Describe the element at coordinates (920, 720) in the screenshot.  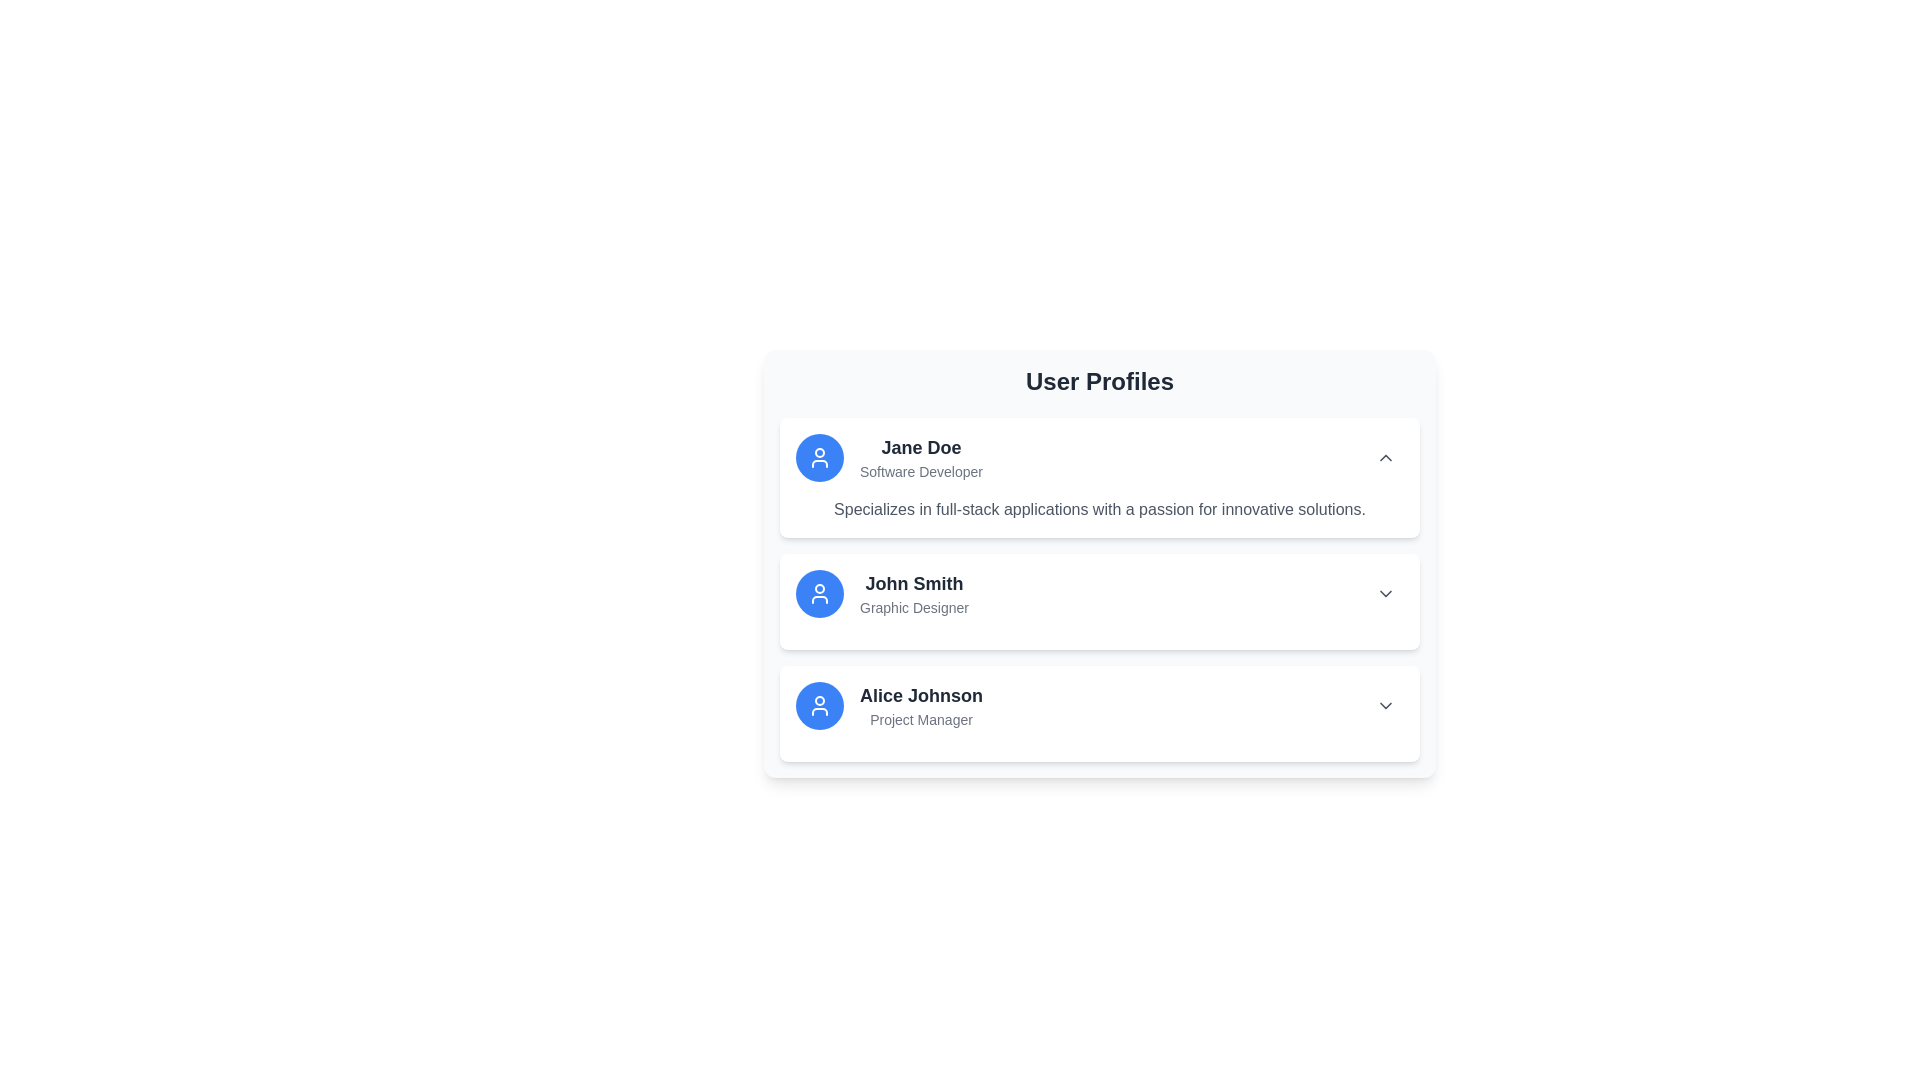
I see `text content of the job title label located in the third user profile card, directly below the name 'Alice Johnson'` at that location.